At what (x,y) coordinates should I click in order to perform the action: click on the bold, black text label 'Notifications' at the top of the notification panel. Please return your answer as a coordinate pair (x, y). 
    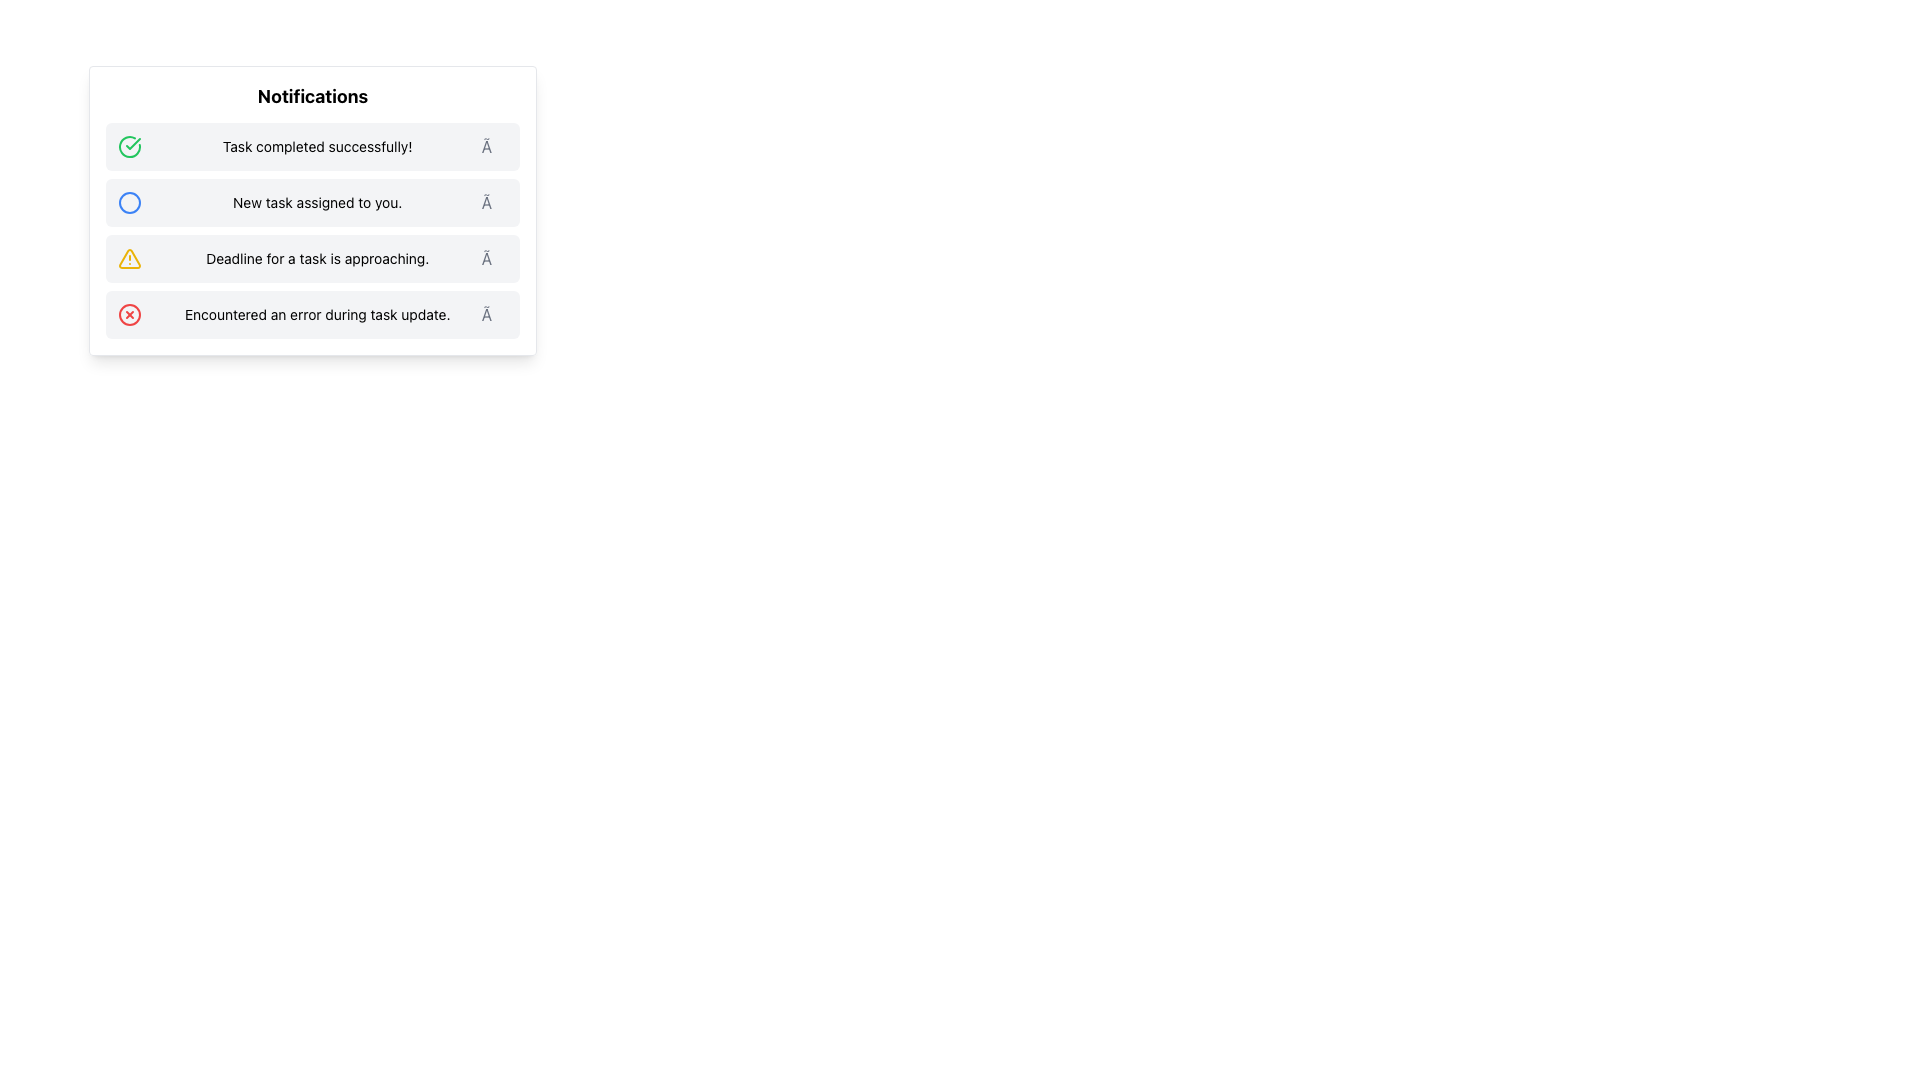
    Looking at the image, I should click on (311, 96).